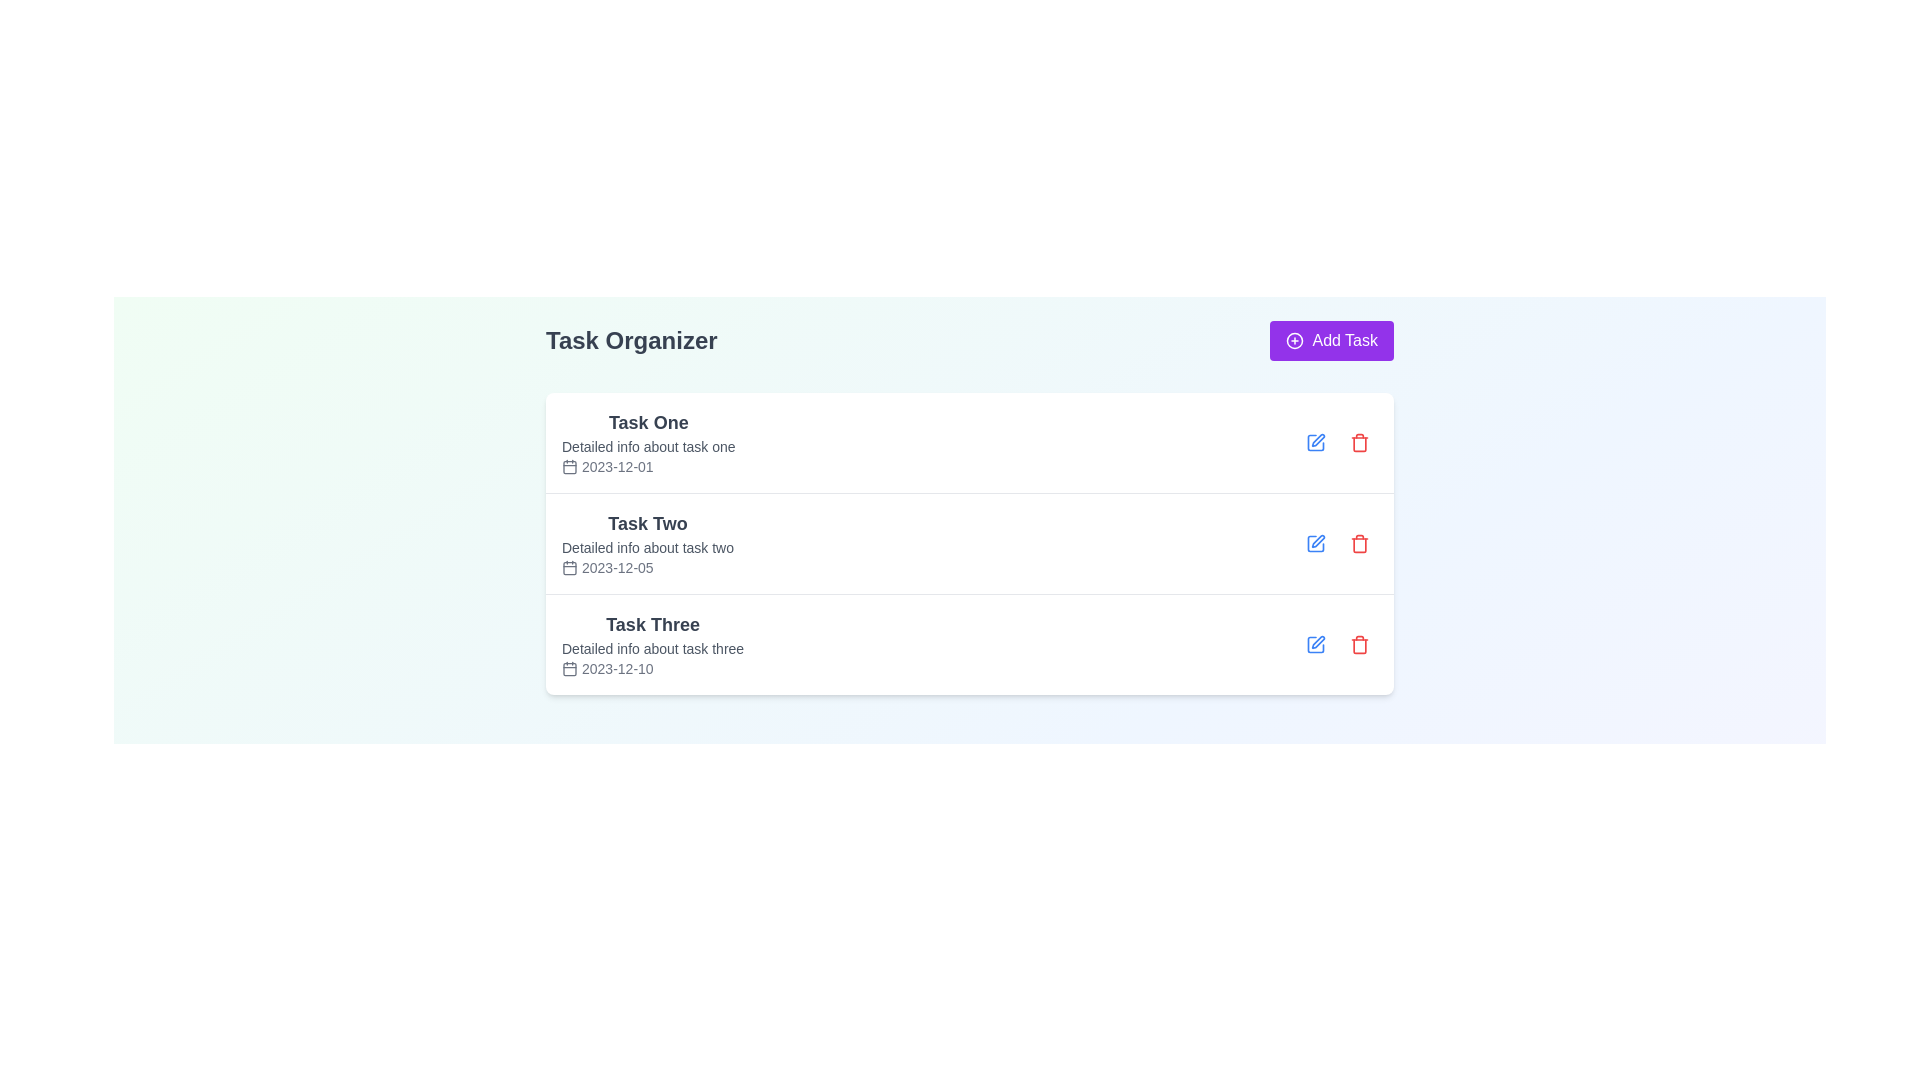 This screenshot has width=1920, height=1080. I want to click on the third entry in the 'Task Organizer' section that provides information about 'Task Three', including its details and due date, so click(652, 644).